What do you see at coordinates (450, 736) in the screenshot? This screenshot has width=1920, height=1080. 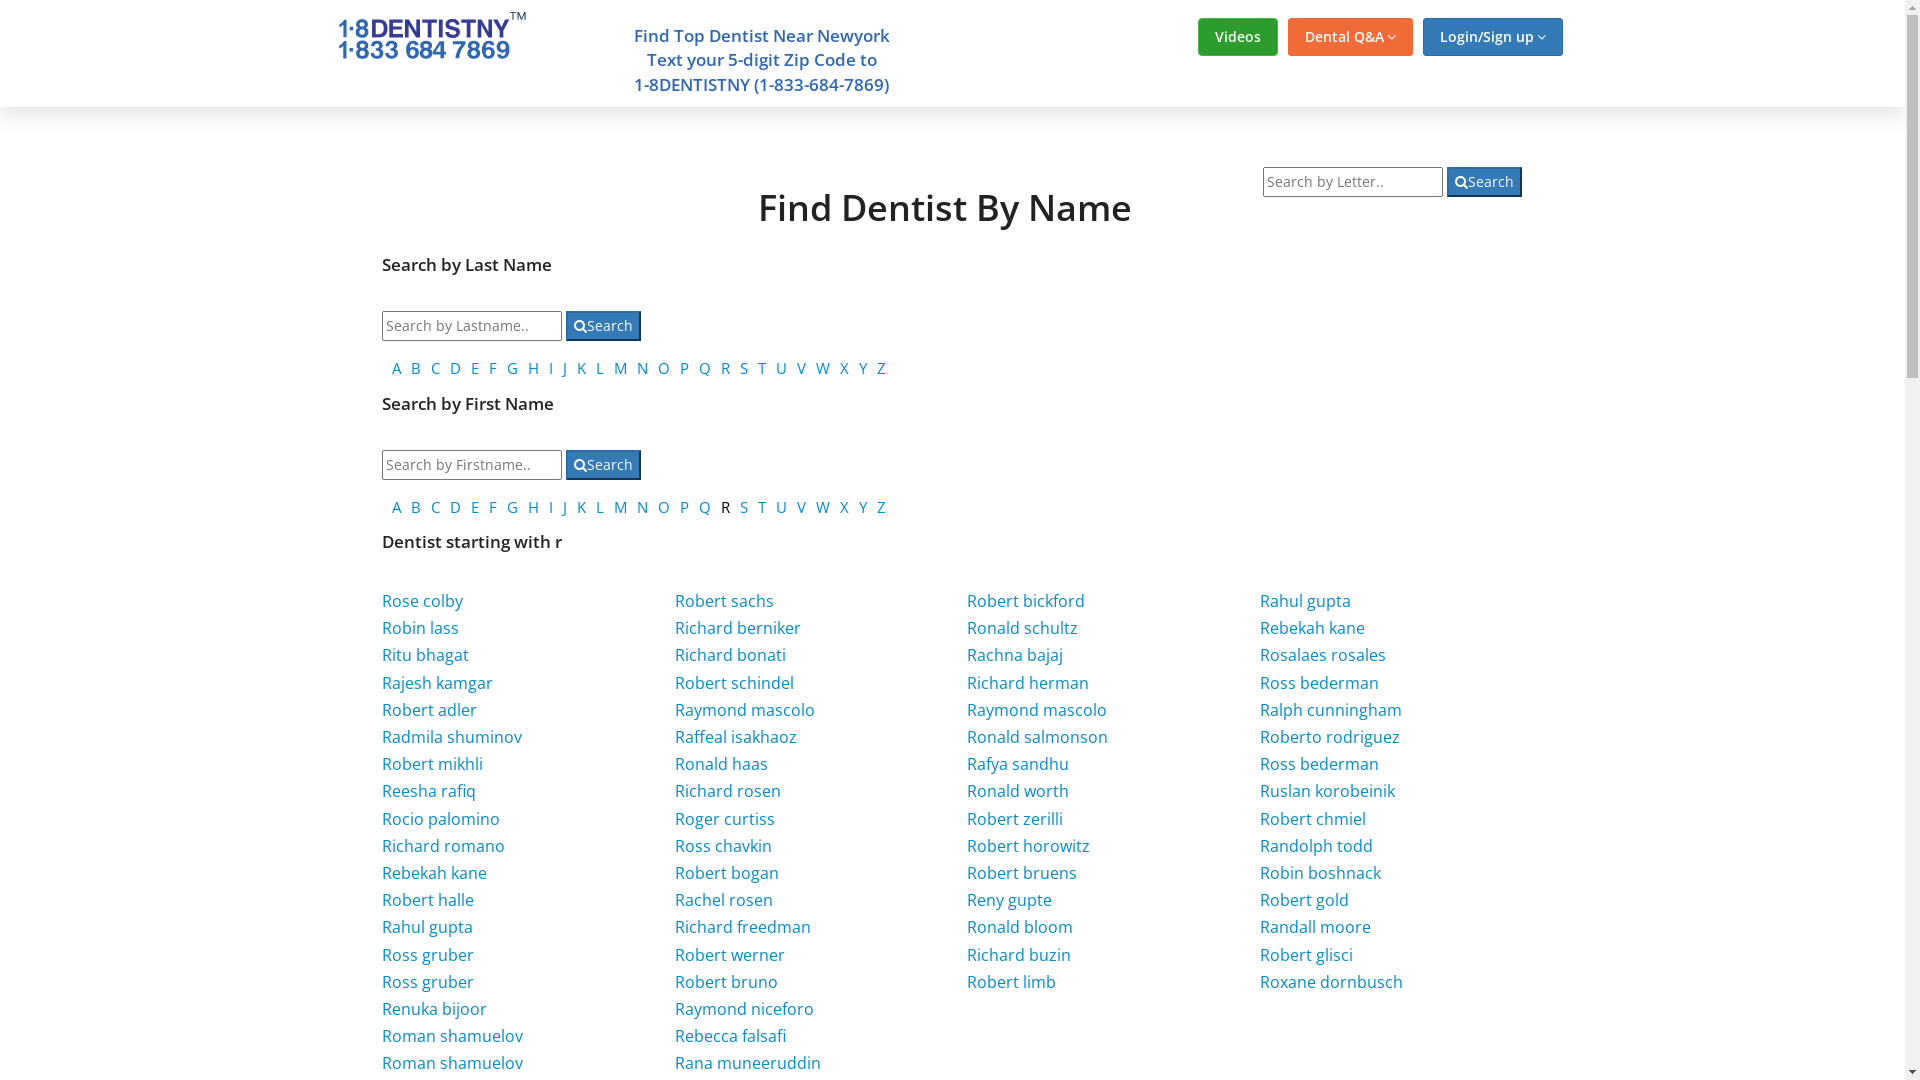 I see `'Radmila shuminov'` at bounding box center [450, 736].